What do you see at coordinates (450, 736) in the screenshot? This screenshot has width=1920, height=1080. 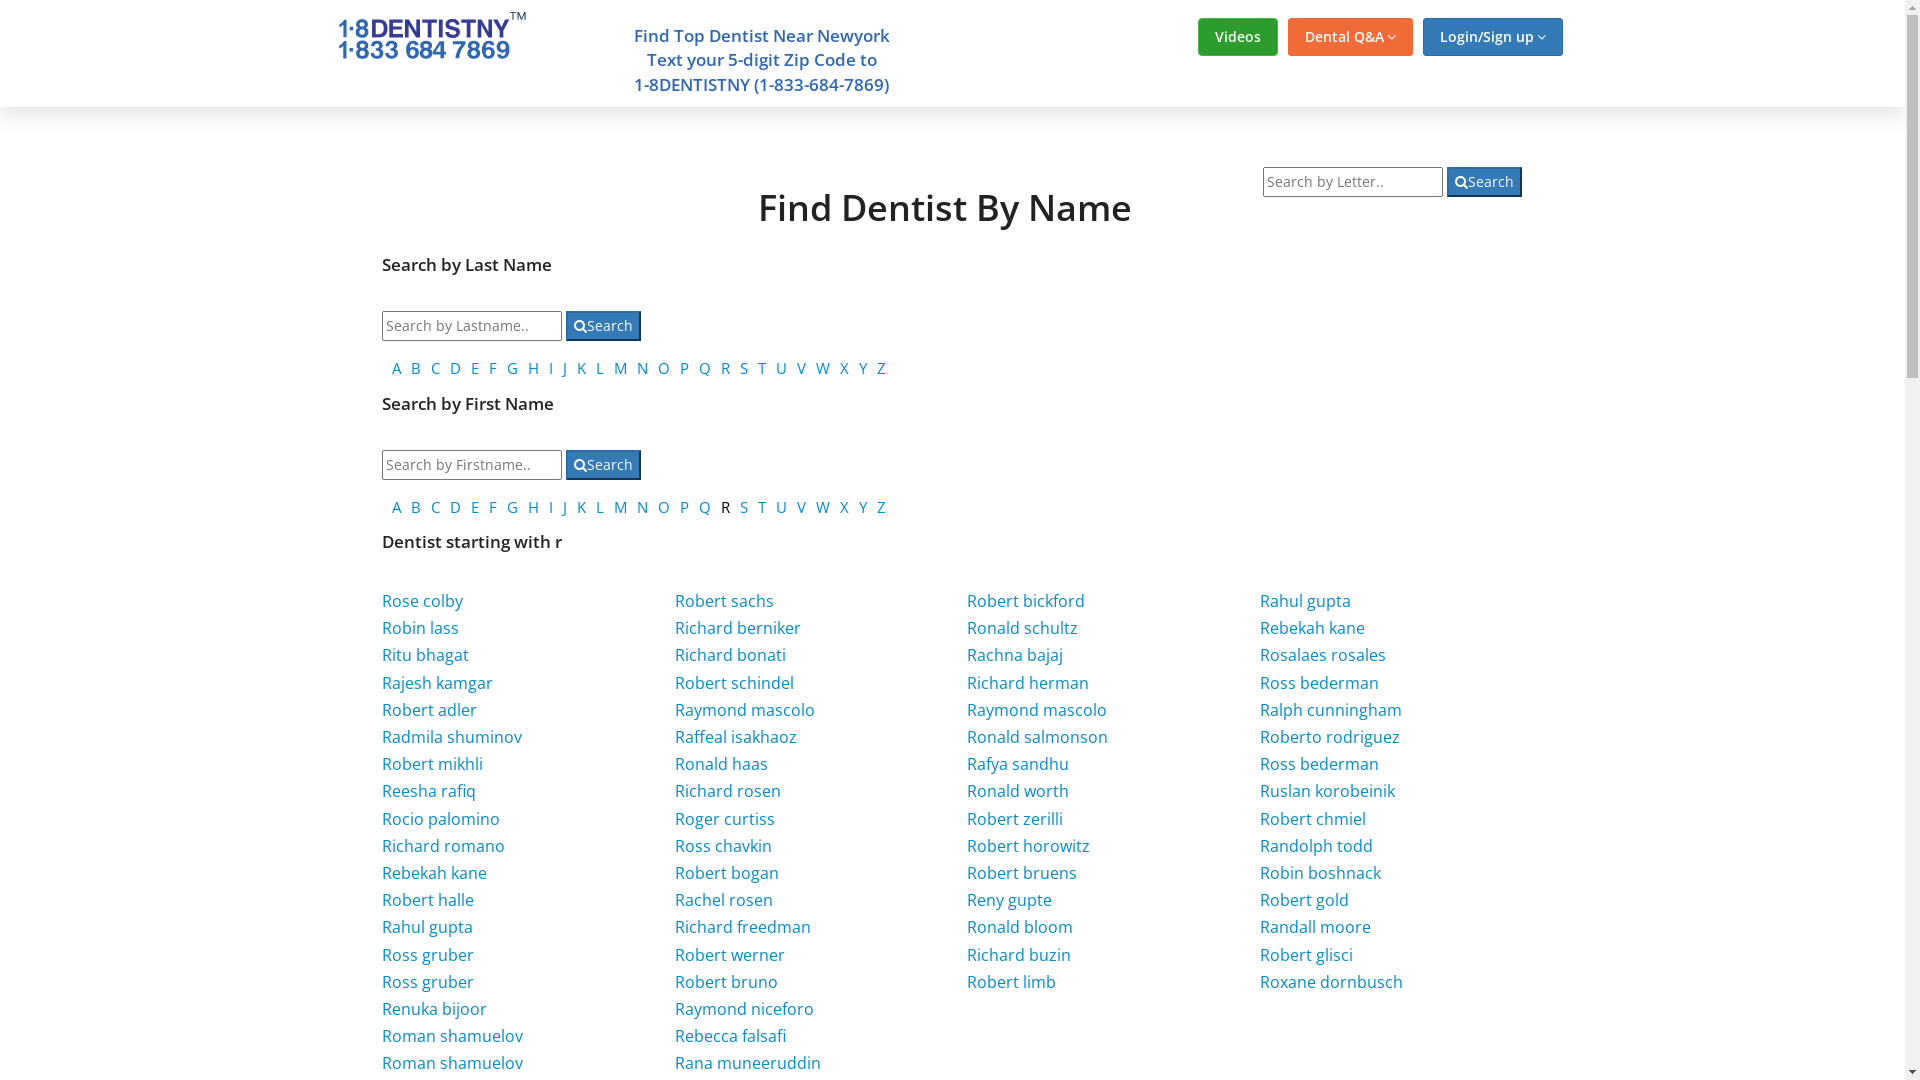 I see `'Radmila shuminov'` at bounding box center [450, 736].